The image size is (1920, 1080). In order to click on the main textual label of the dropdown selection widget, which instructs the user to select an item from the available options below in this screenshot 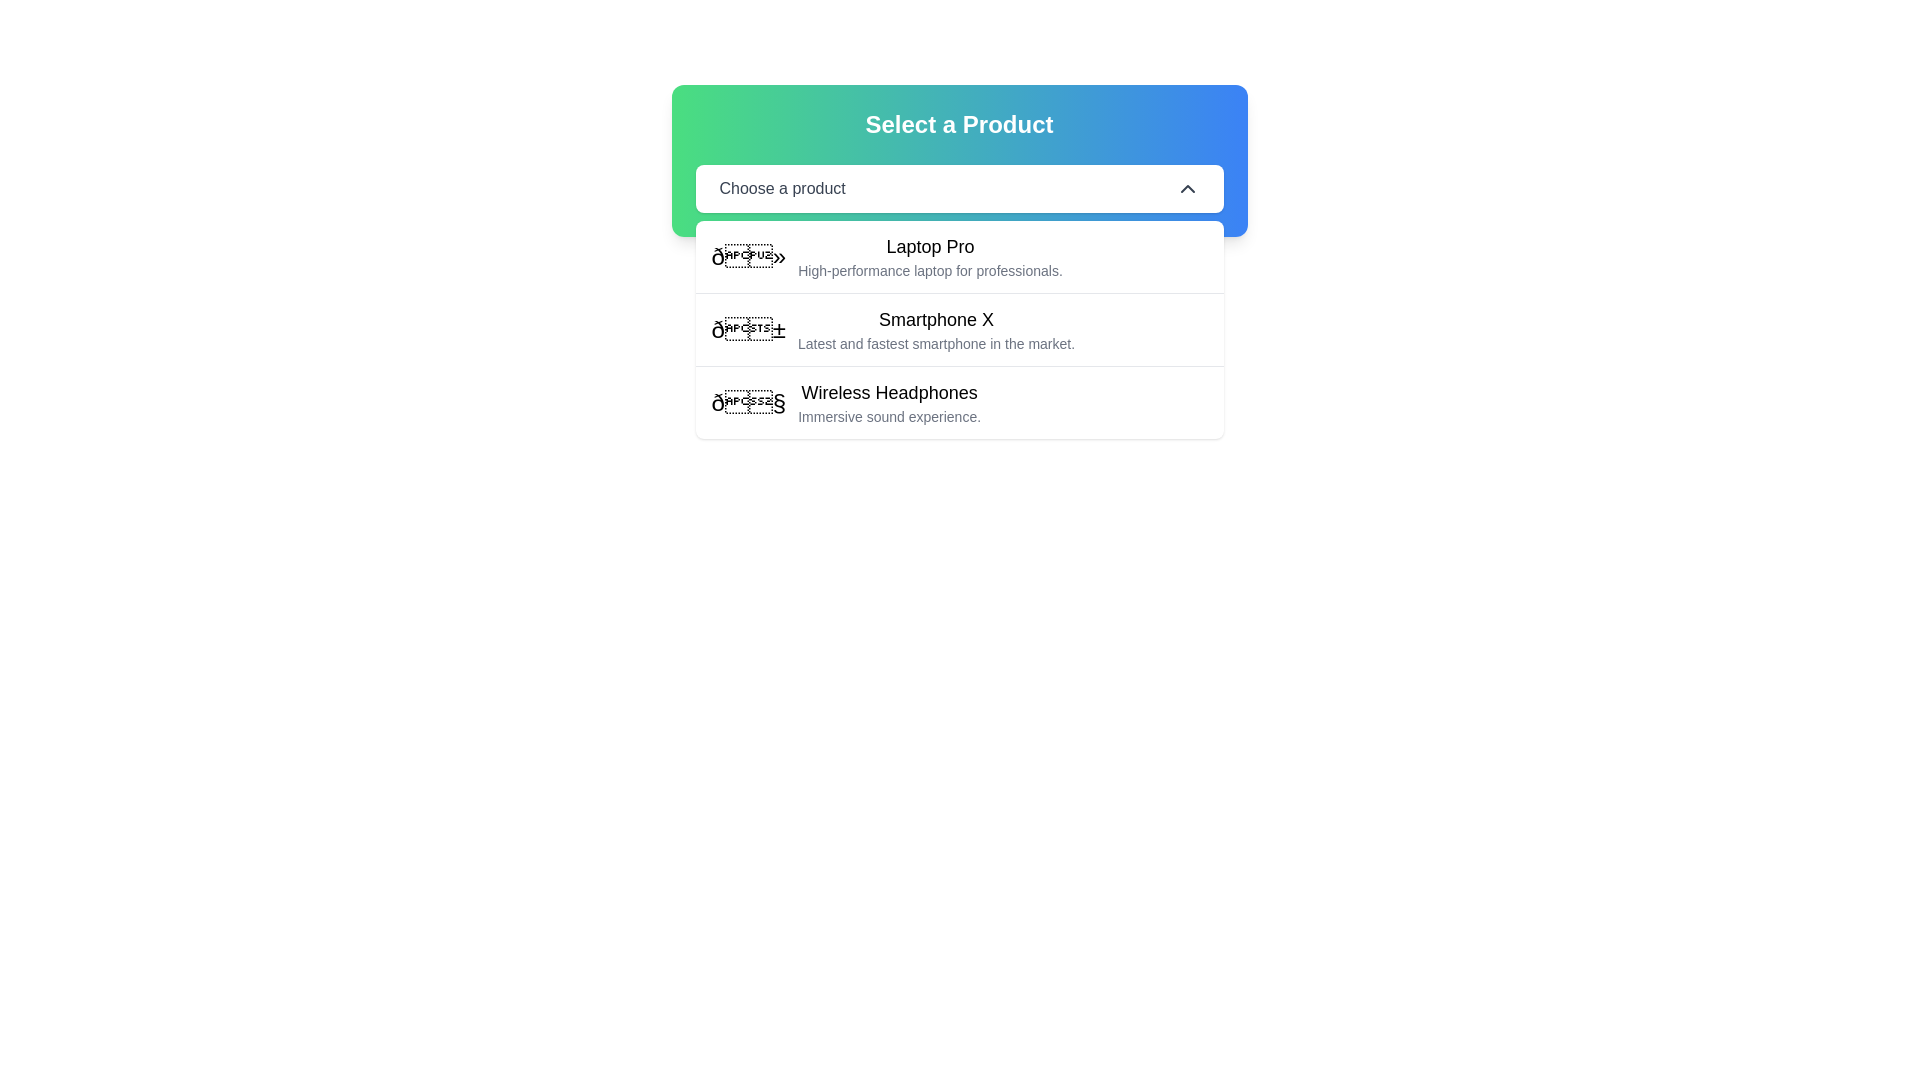, I will do `click(781, 189)`.